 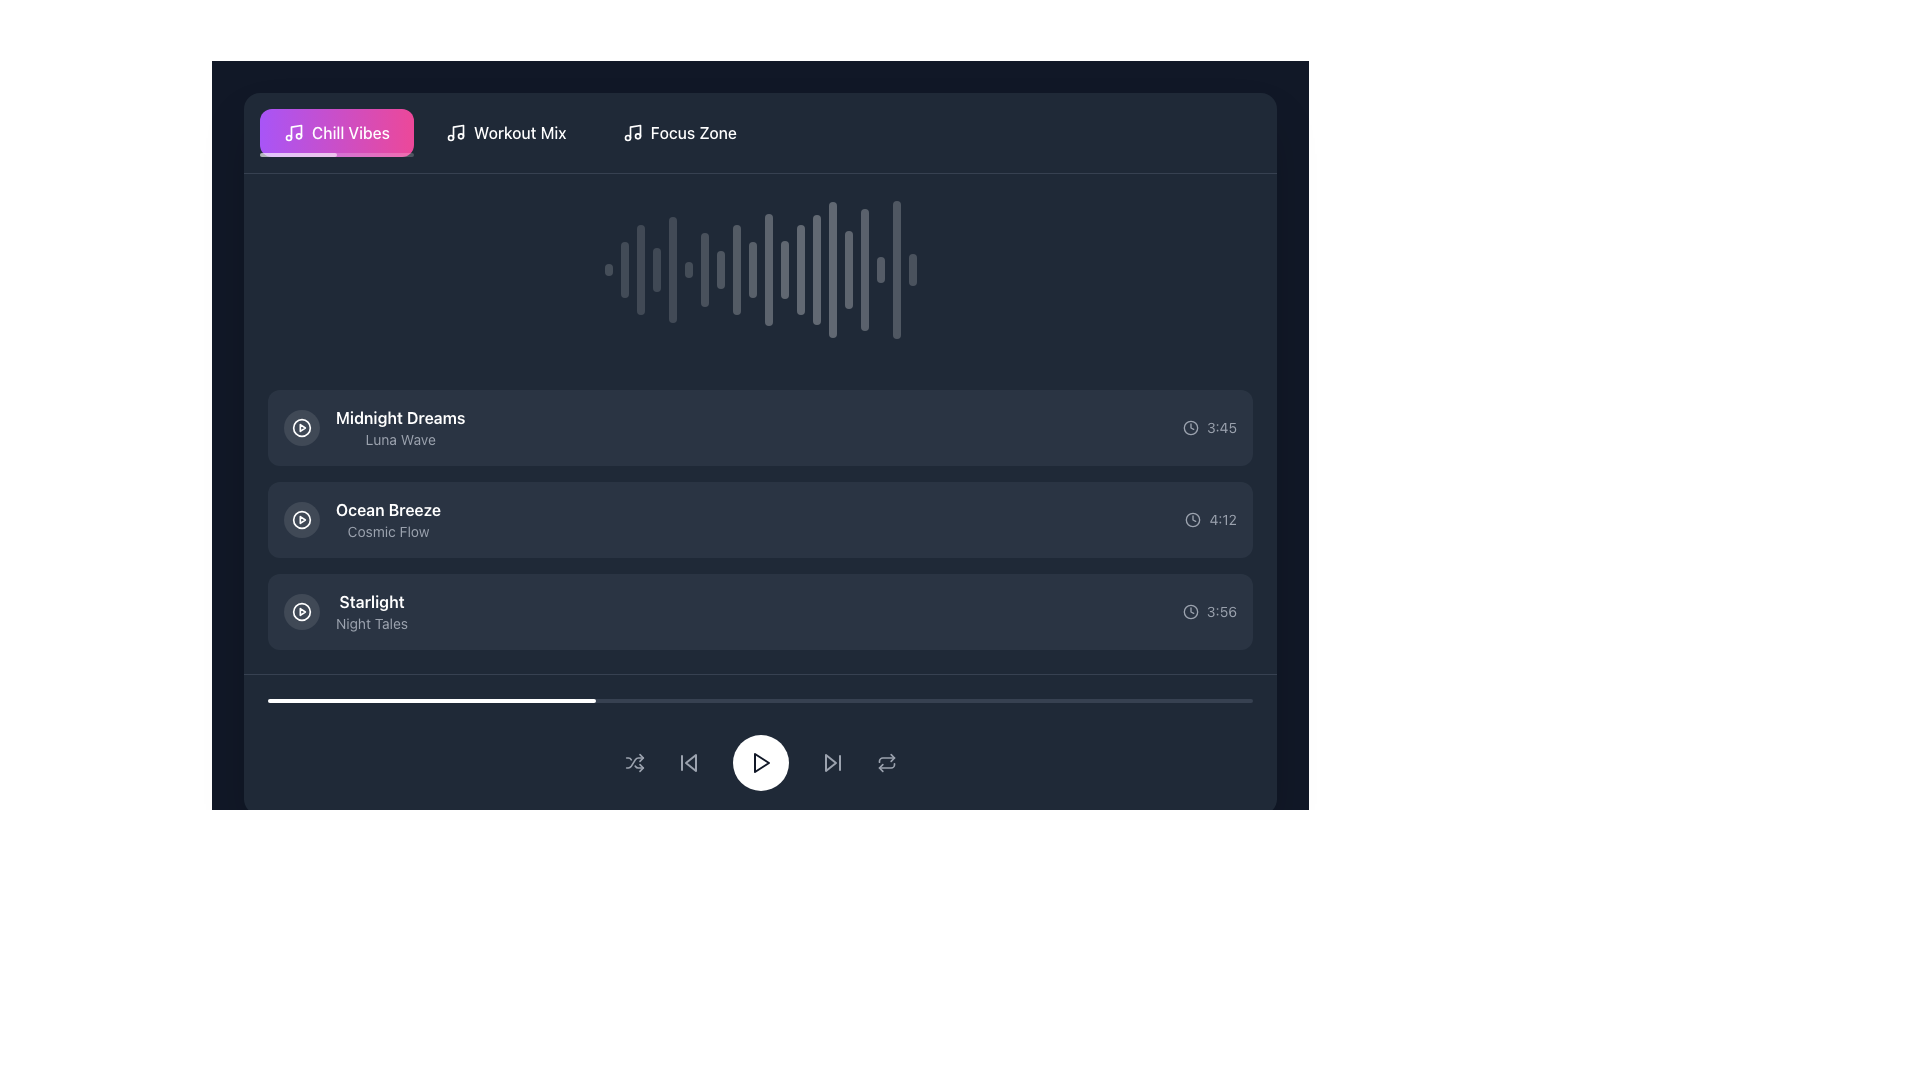 I want to click on the static text label displaying the duration '3:56', which is located in the bottom-right corner of the 'Starlight' list, so click(x=1220, y=611).